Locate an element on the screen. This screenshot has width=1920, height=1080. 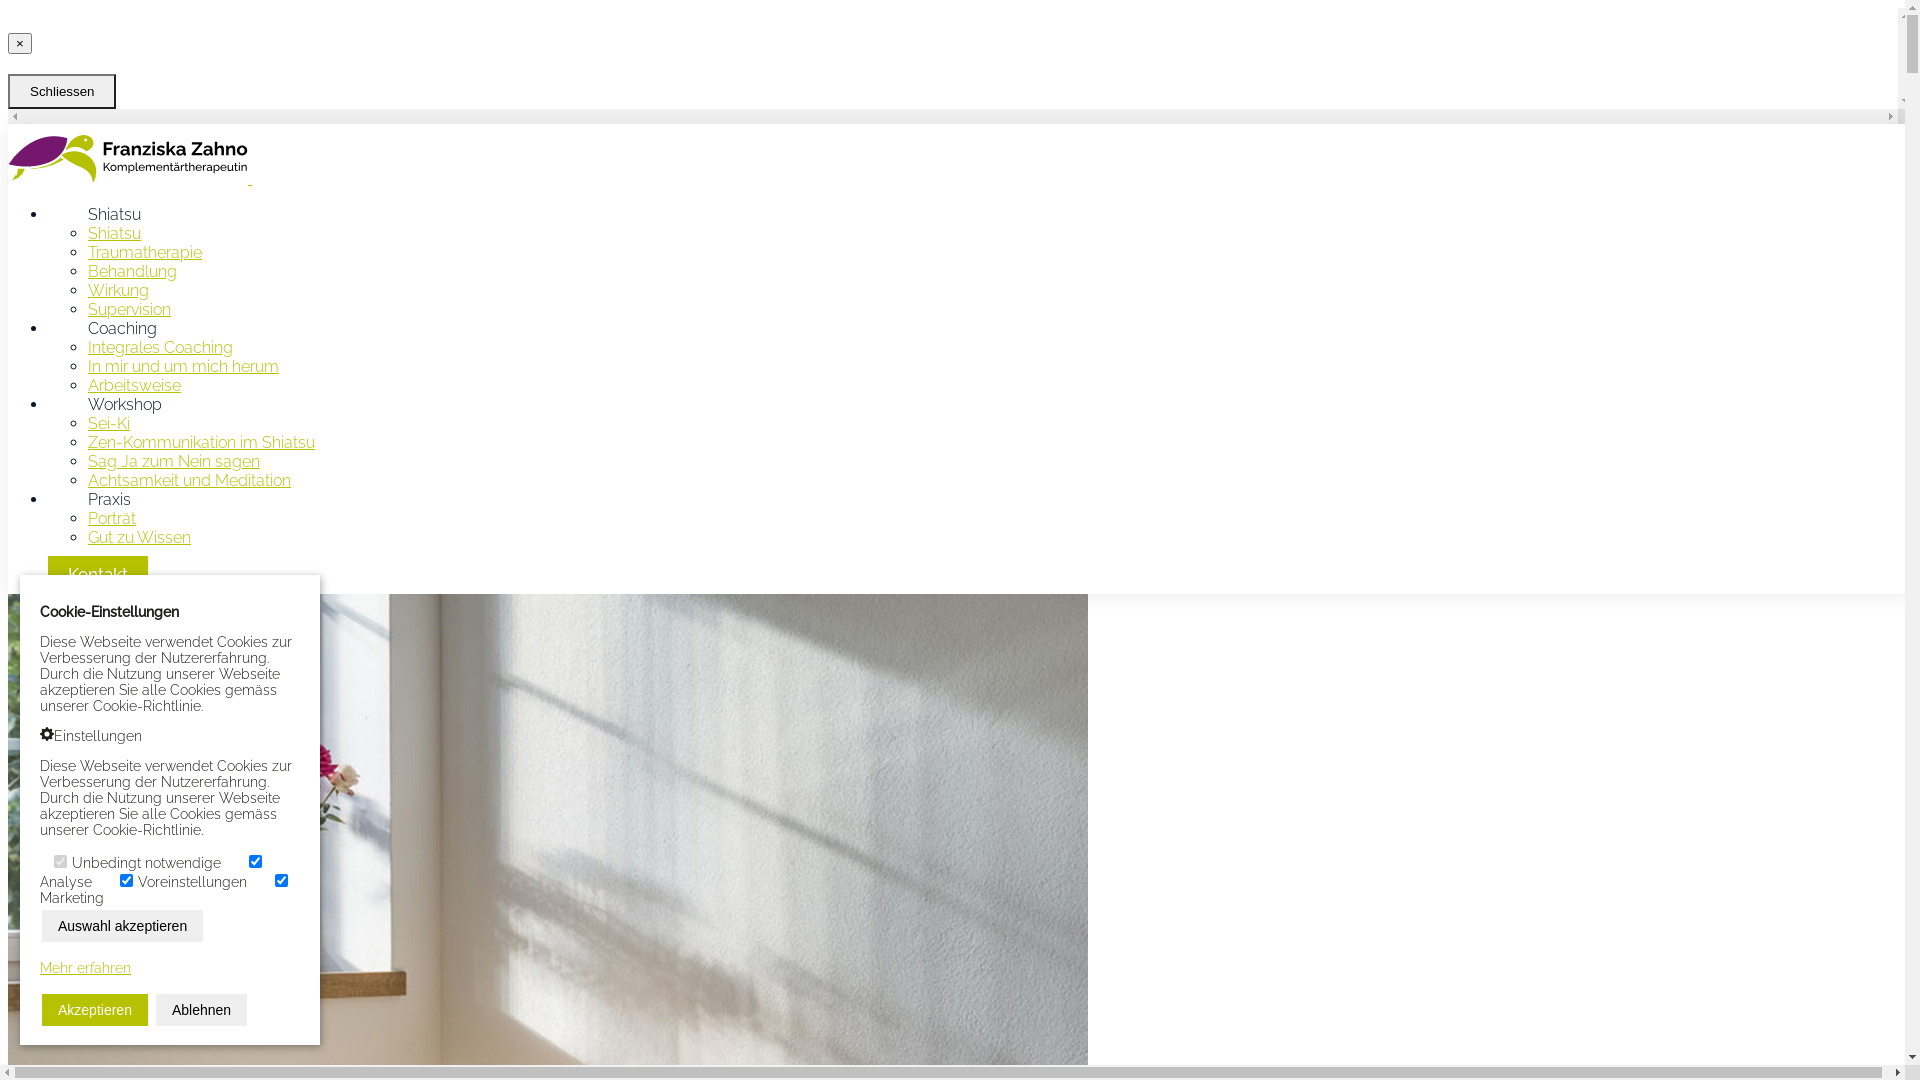
'Gut zu Wissen' is located at coordinates (138, 536).